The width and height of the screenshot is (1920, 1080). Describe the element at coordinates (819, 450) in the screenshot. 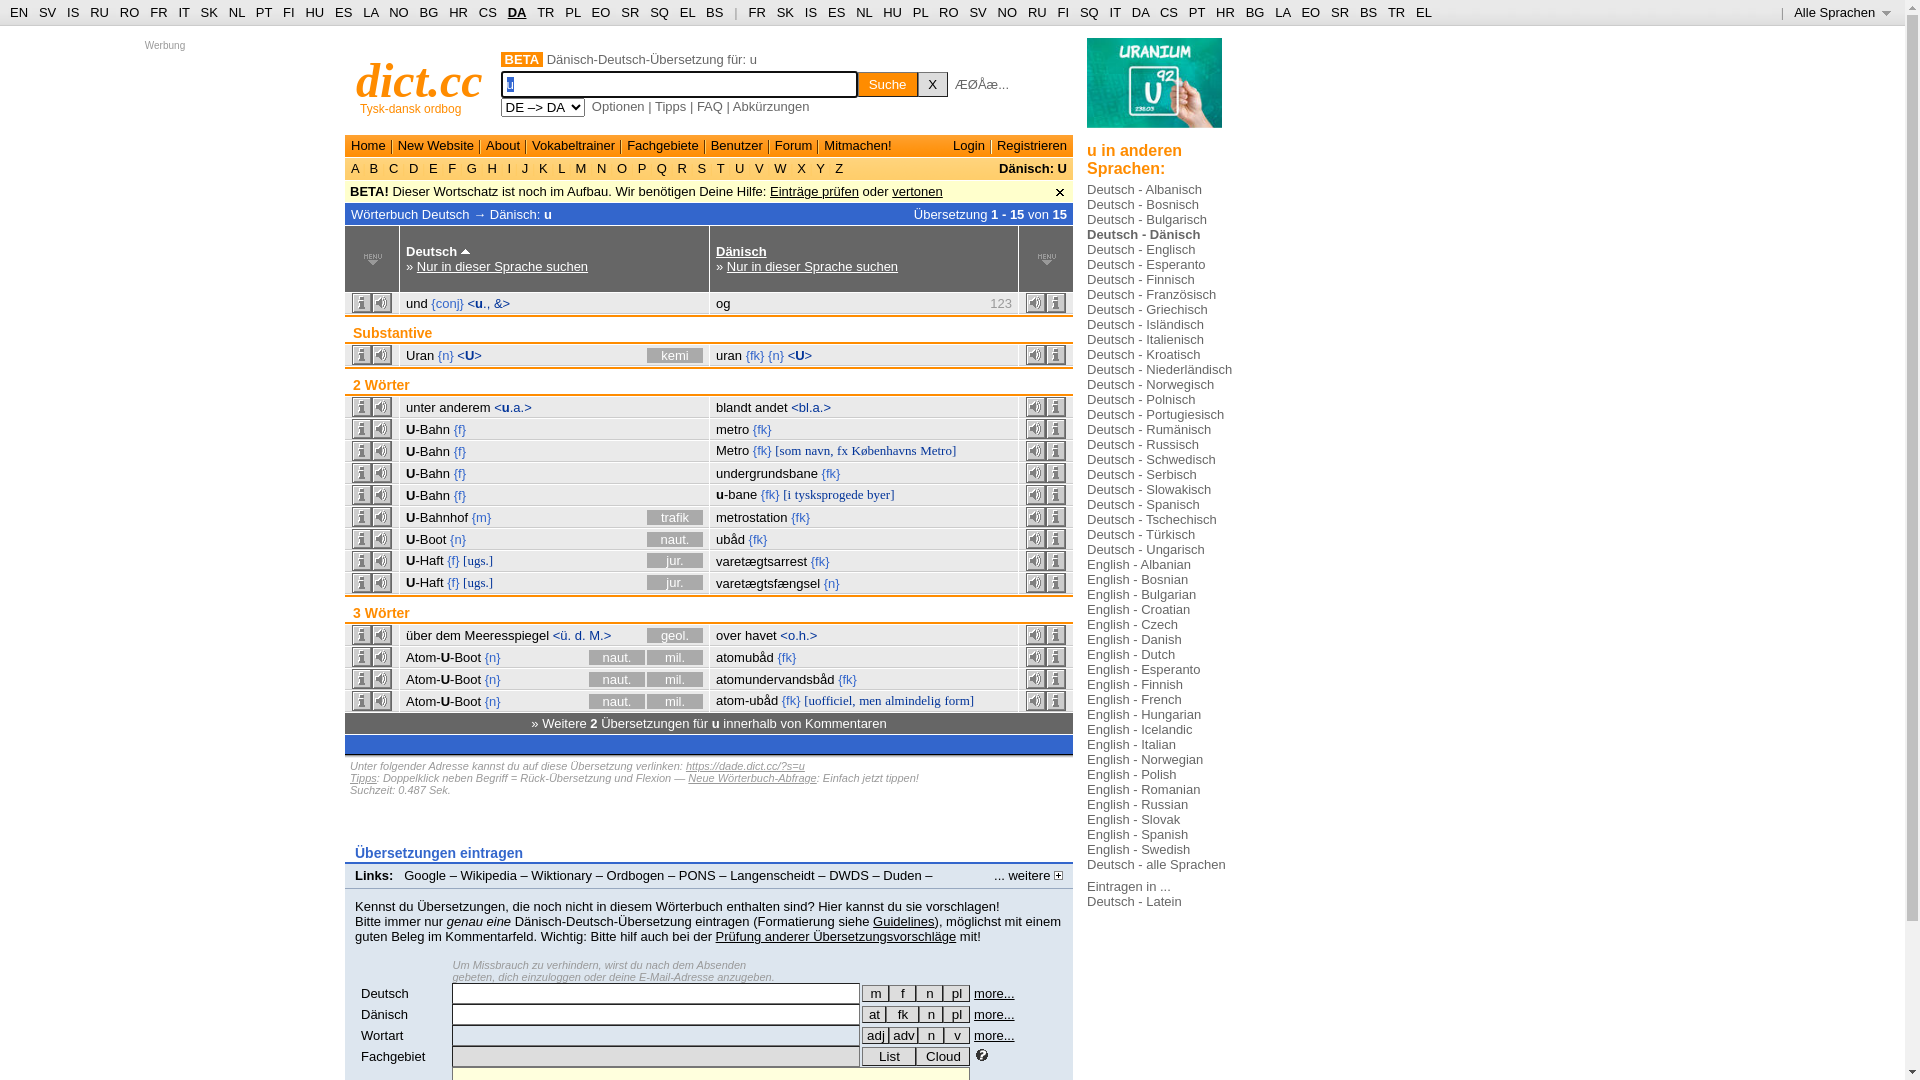

I see `'navn,'` at that location.